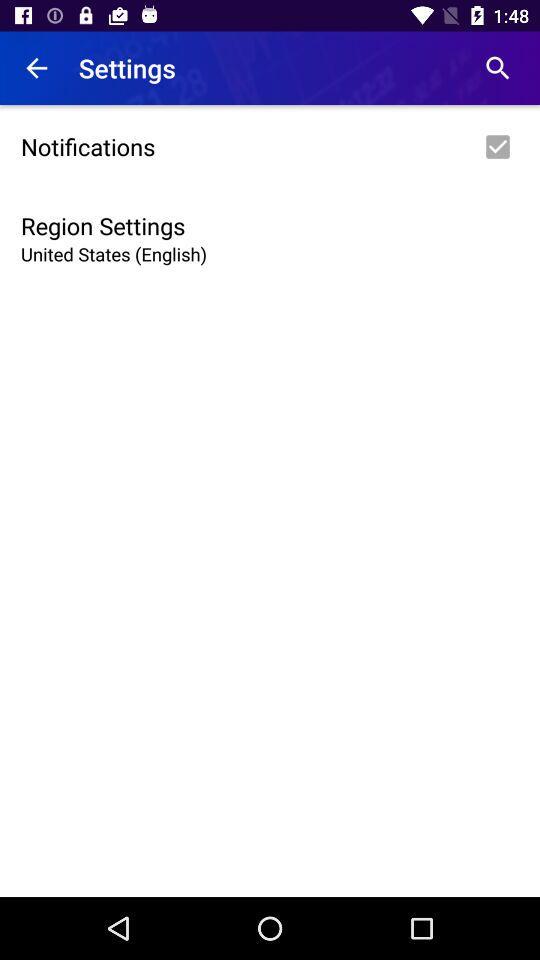 The width and height of the screenshot is (540, 960). I want to click on item above the notifications icon, so click(36, 68).